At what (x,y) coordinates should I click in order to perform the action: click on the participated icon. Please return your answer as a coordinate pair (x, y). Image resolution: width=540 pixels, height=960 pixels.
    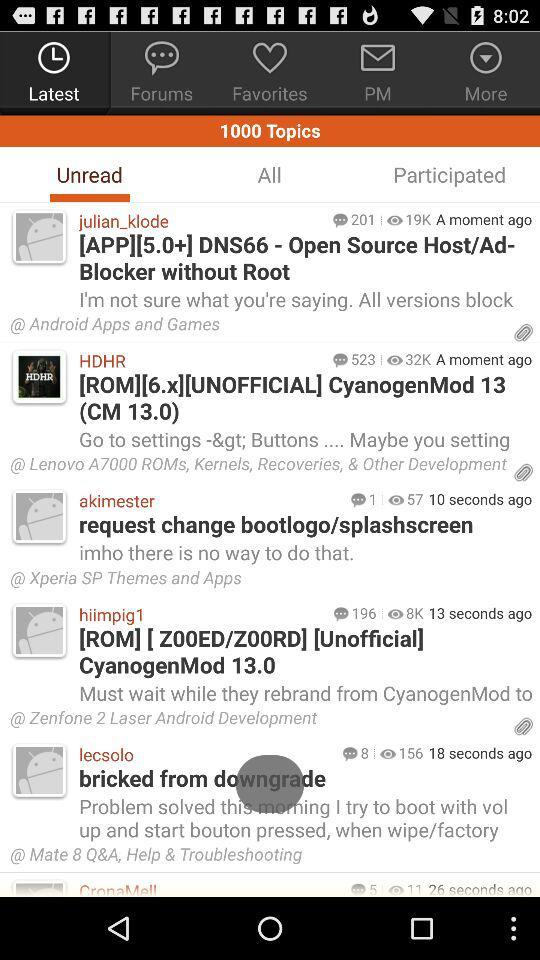
    Looking at the image, I should click on (449, 173).